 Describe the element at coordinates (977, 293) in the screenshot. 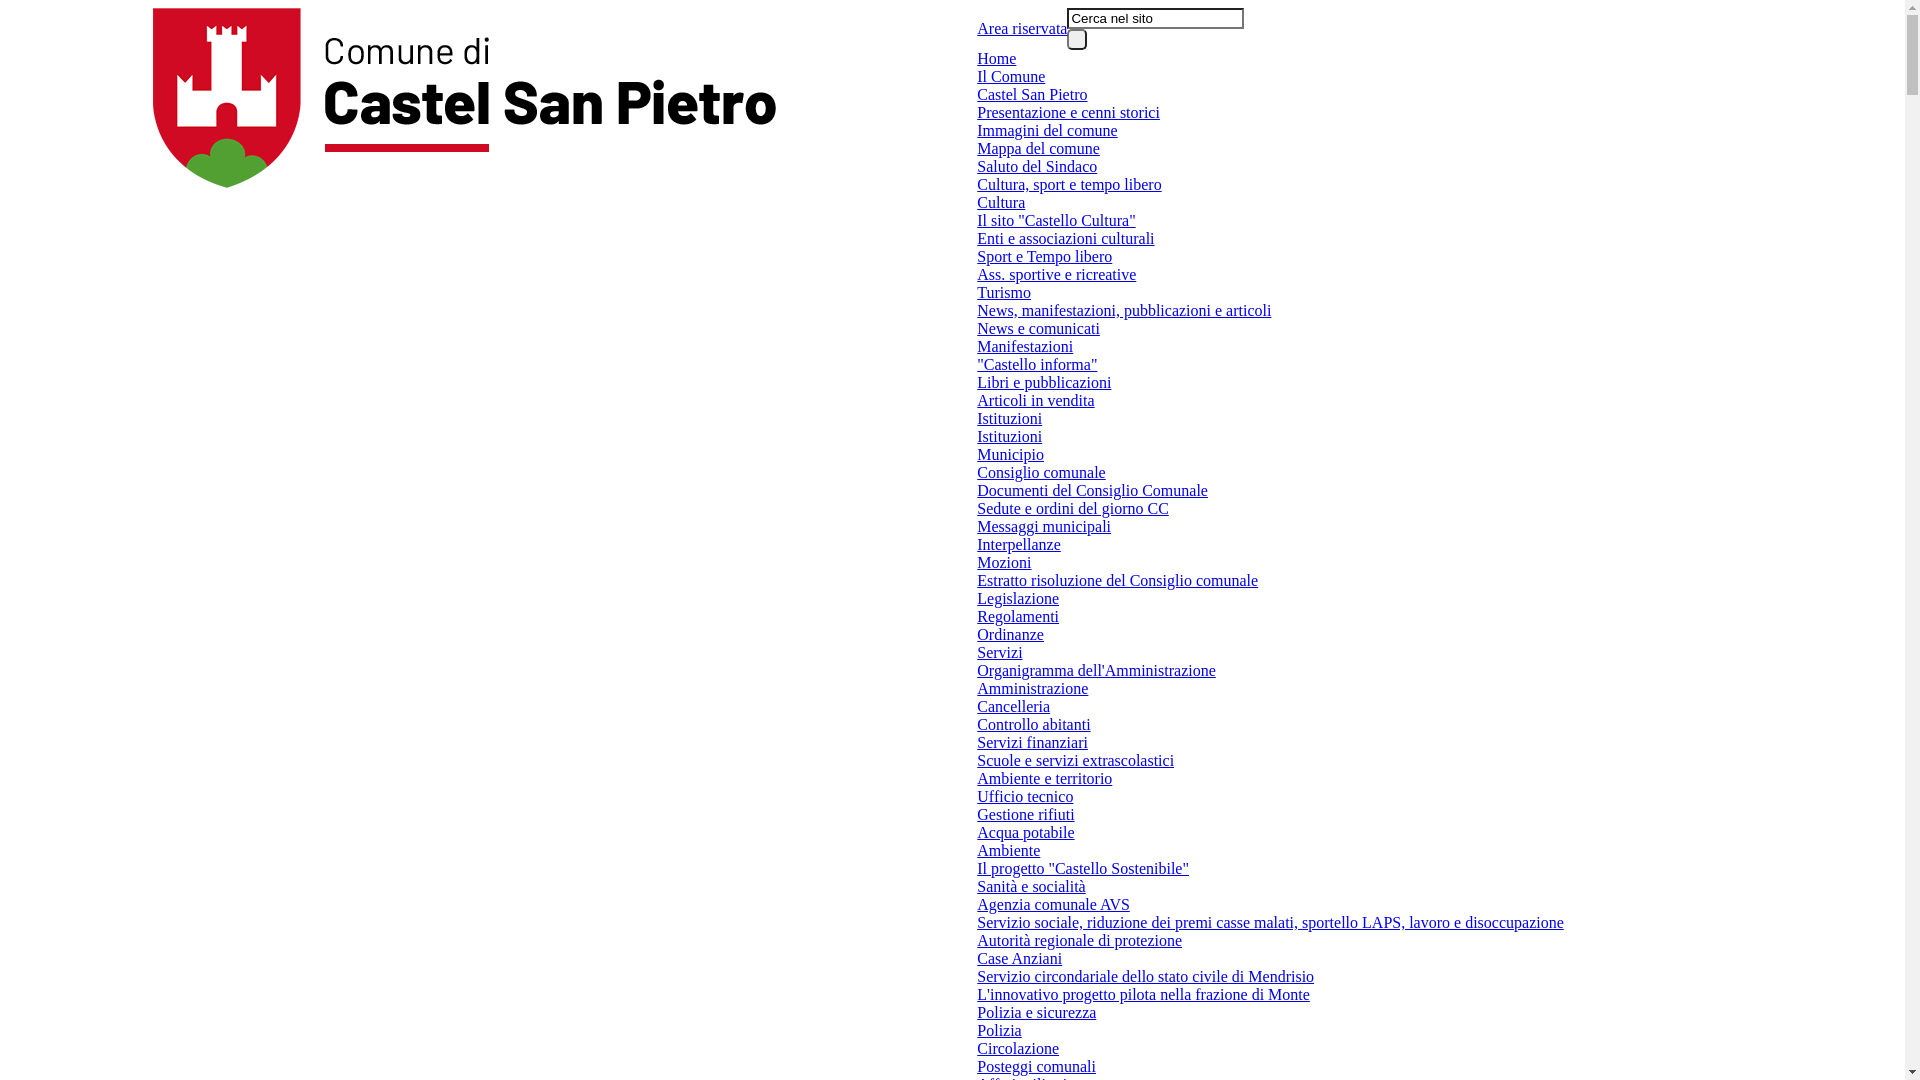

I see `'Turismo'` at that location.